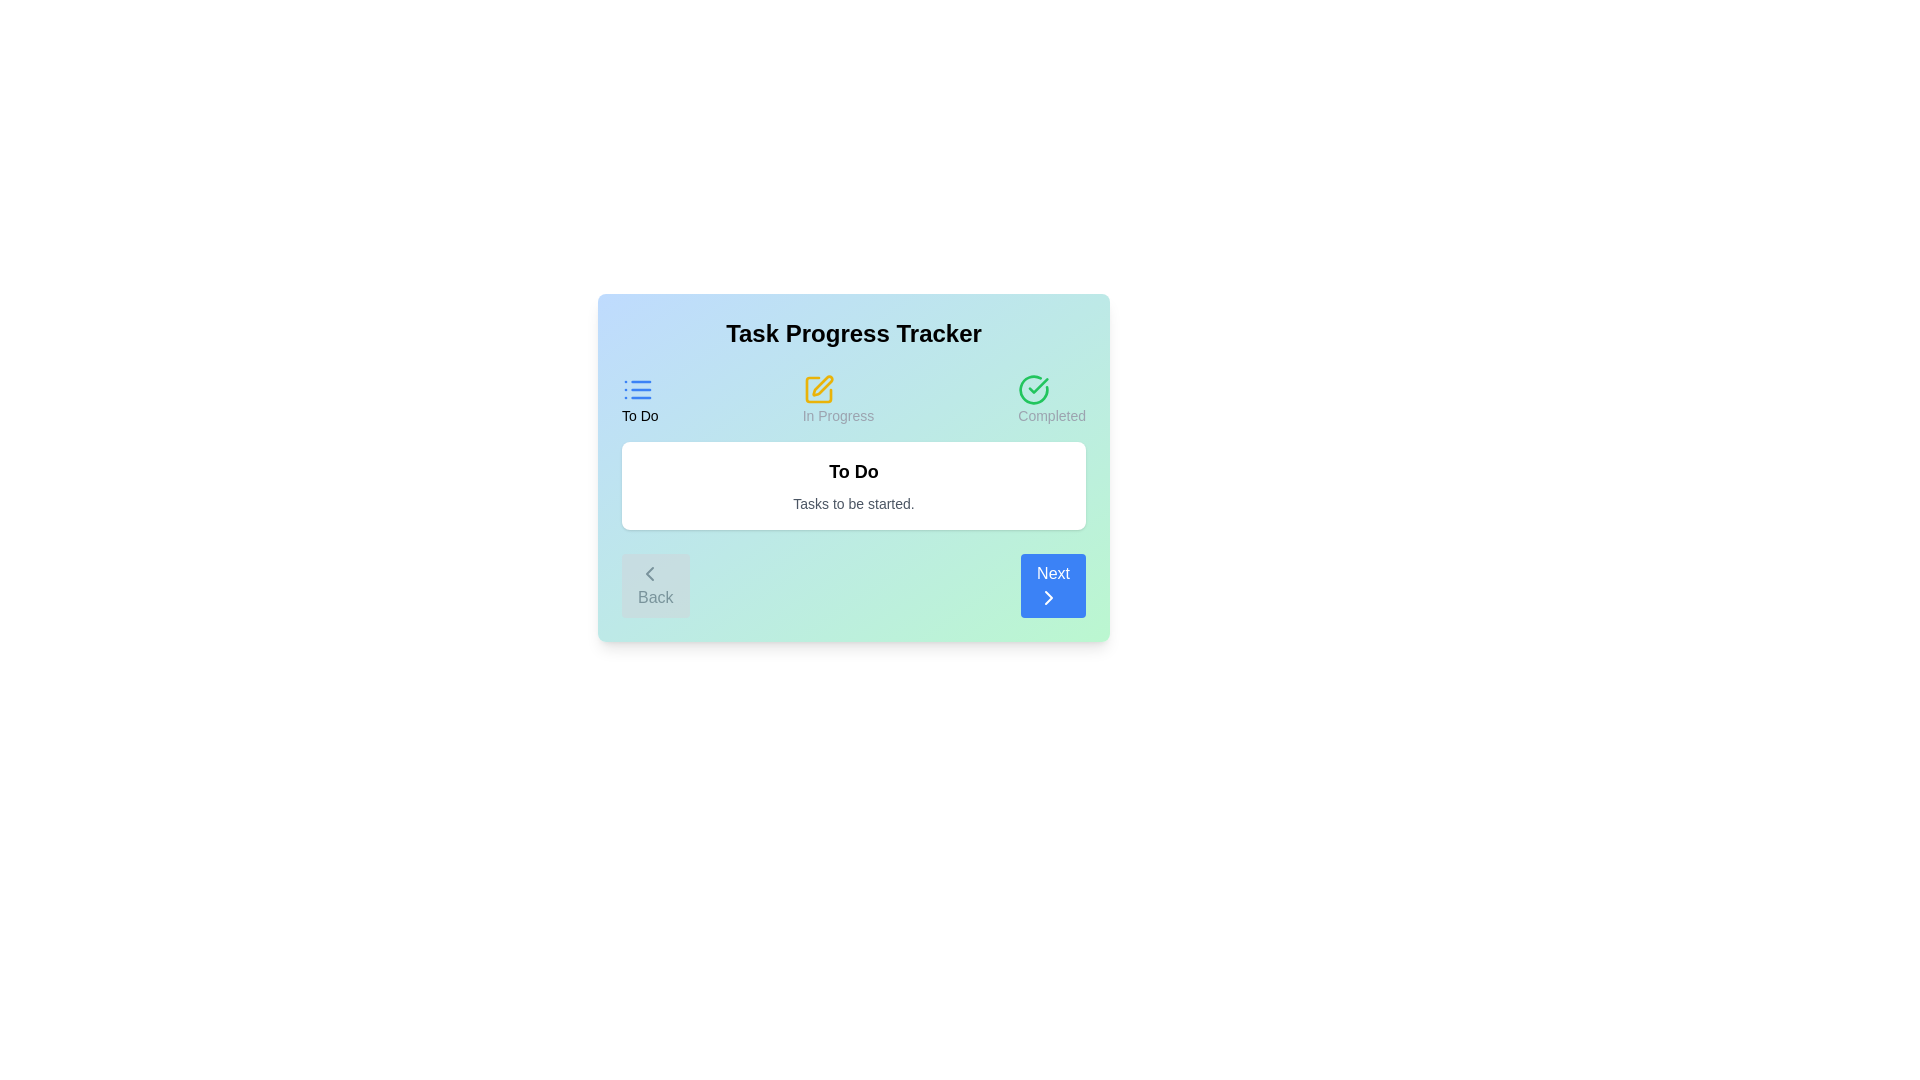 The width and height of the screenshot is (1920, 1080). I want to click on the icon for the step Completed to view its details, so click(1033, 389).